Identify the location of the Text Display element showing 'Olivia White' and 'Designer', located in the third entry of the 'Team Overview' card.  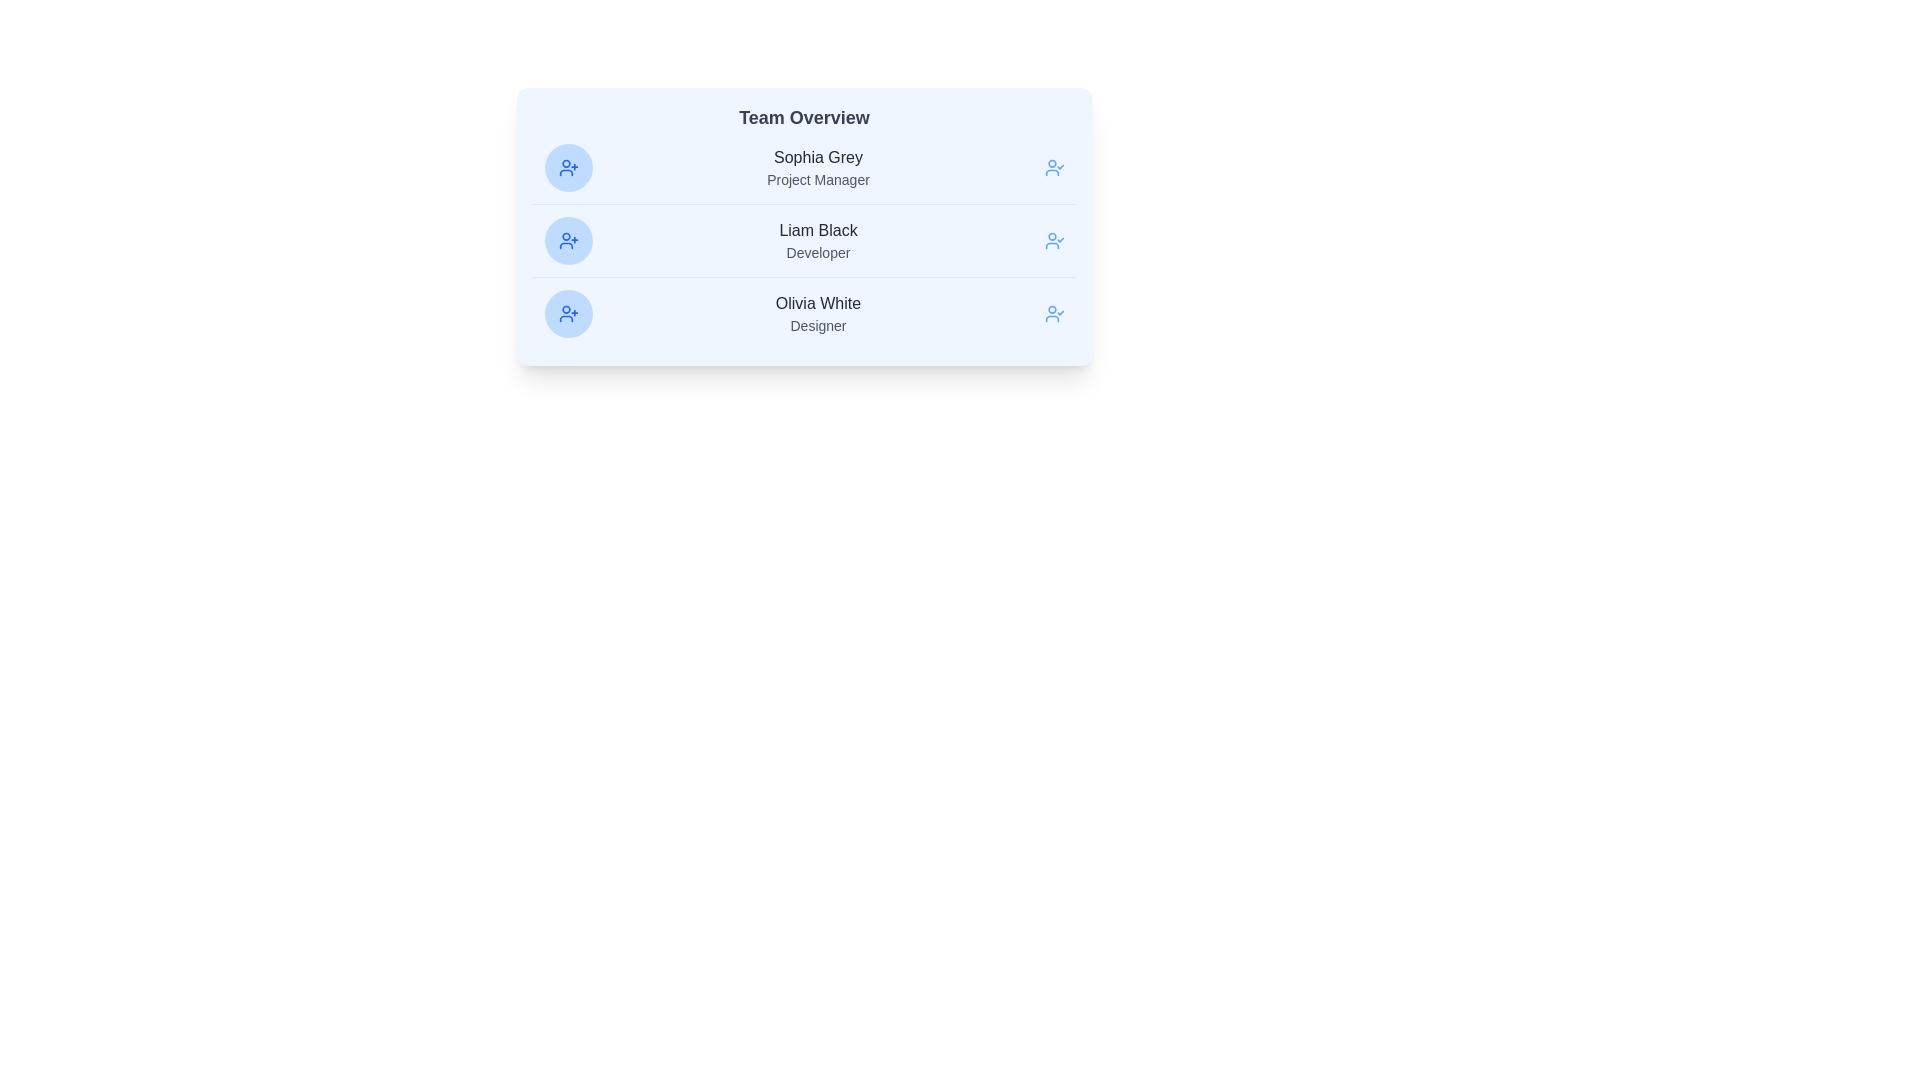
(818, 313).